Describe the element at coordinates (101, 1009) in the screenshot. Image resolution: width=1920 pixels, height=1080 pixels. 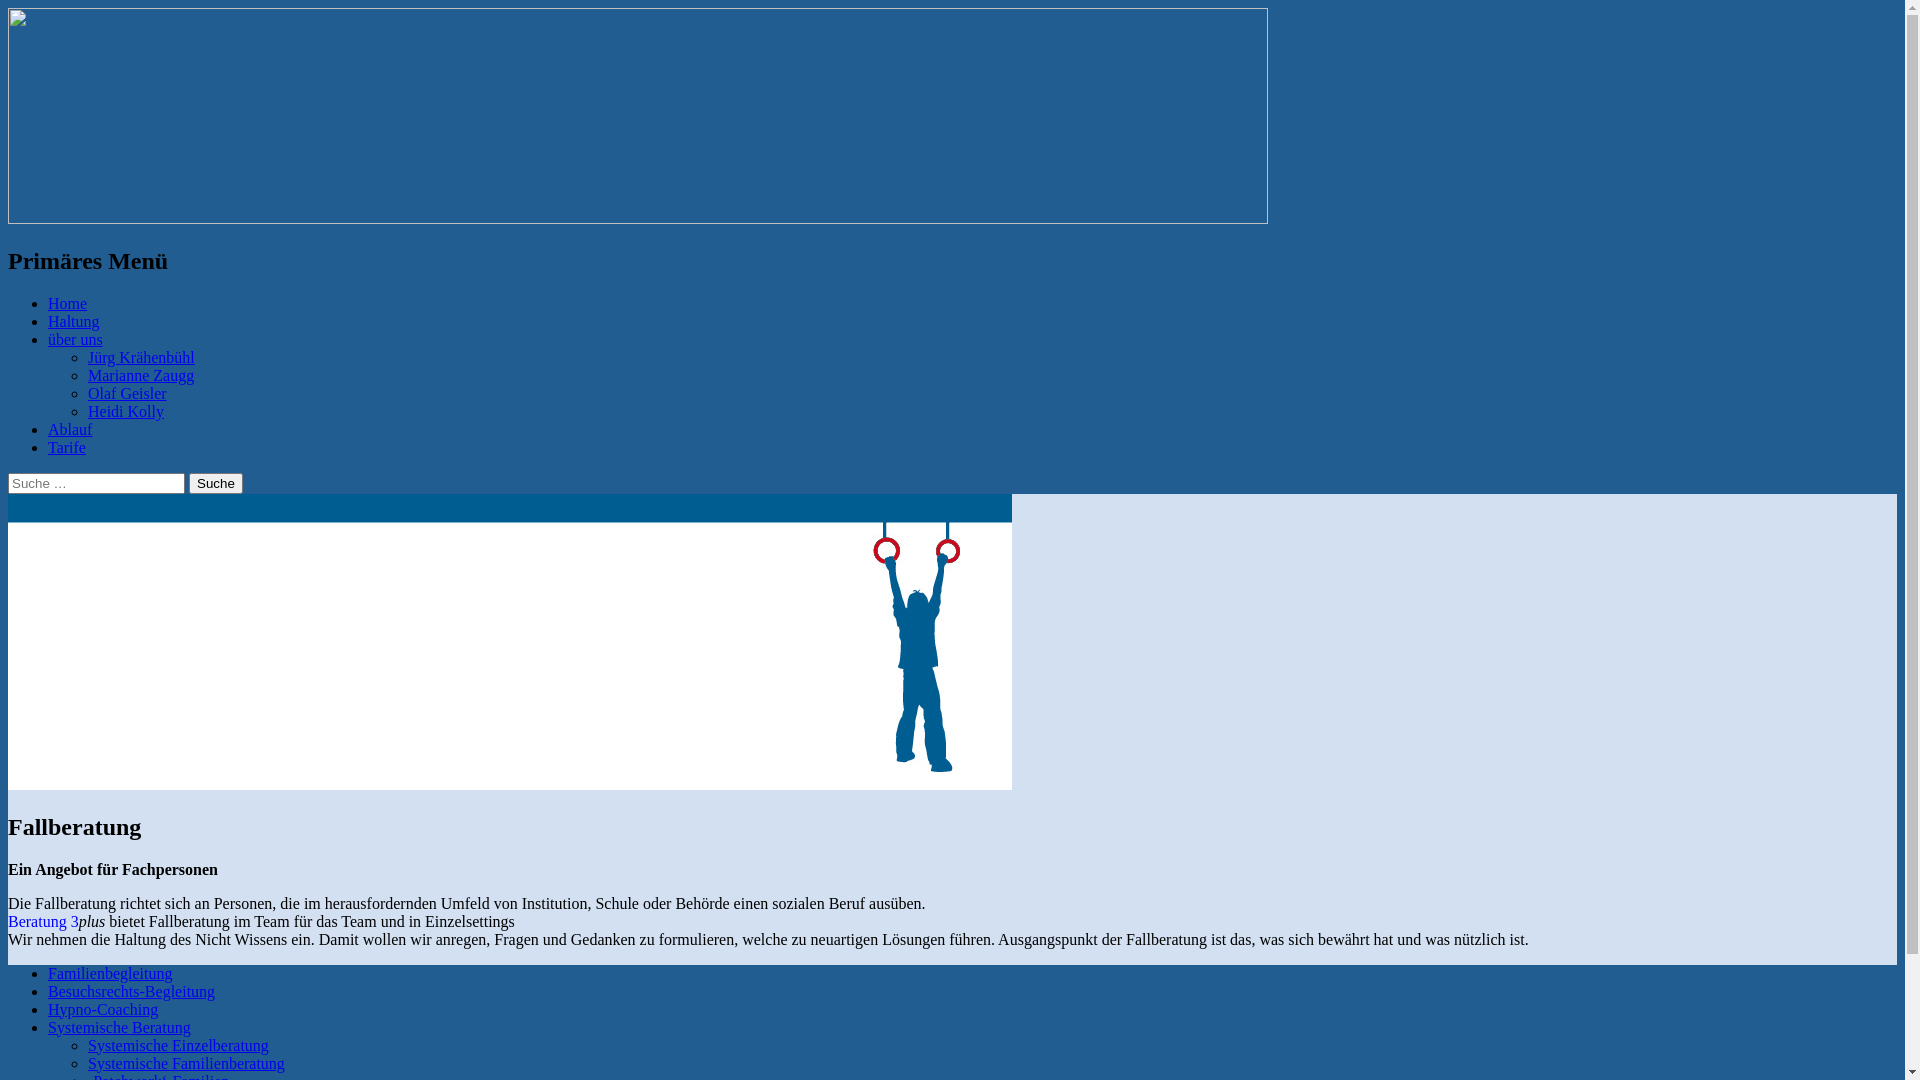
I see `'Hypno-Coaching'` at that location.